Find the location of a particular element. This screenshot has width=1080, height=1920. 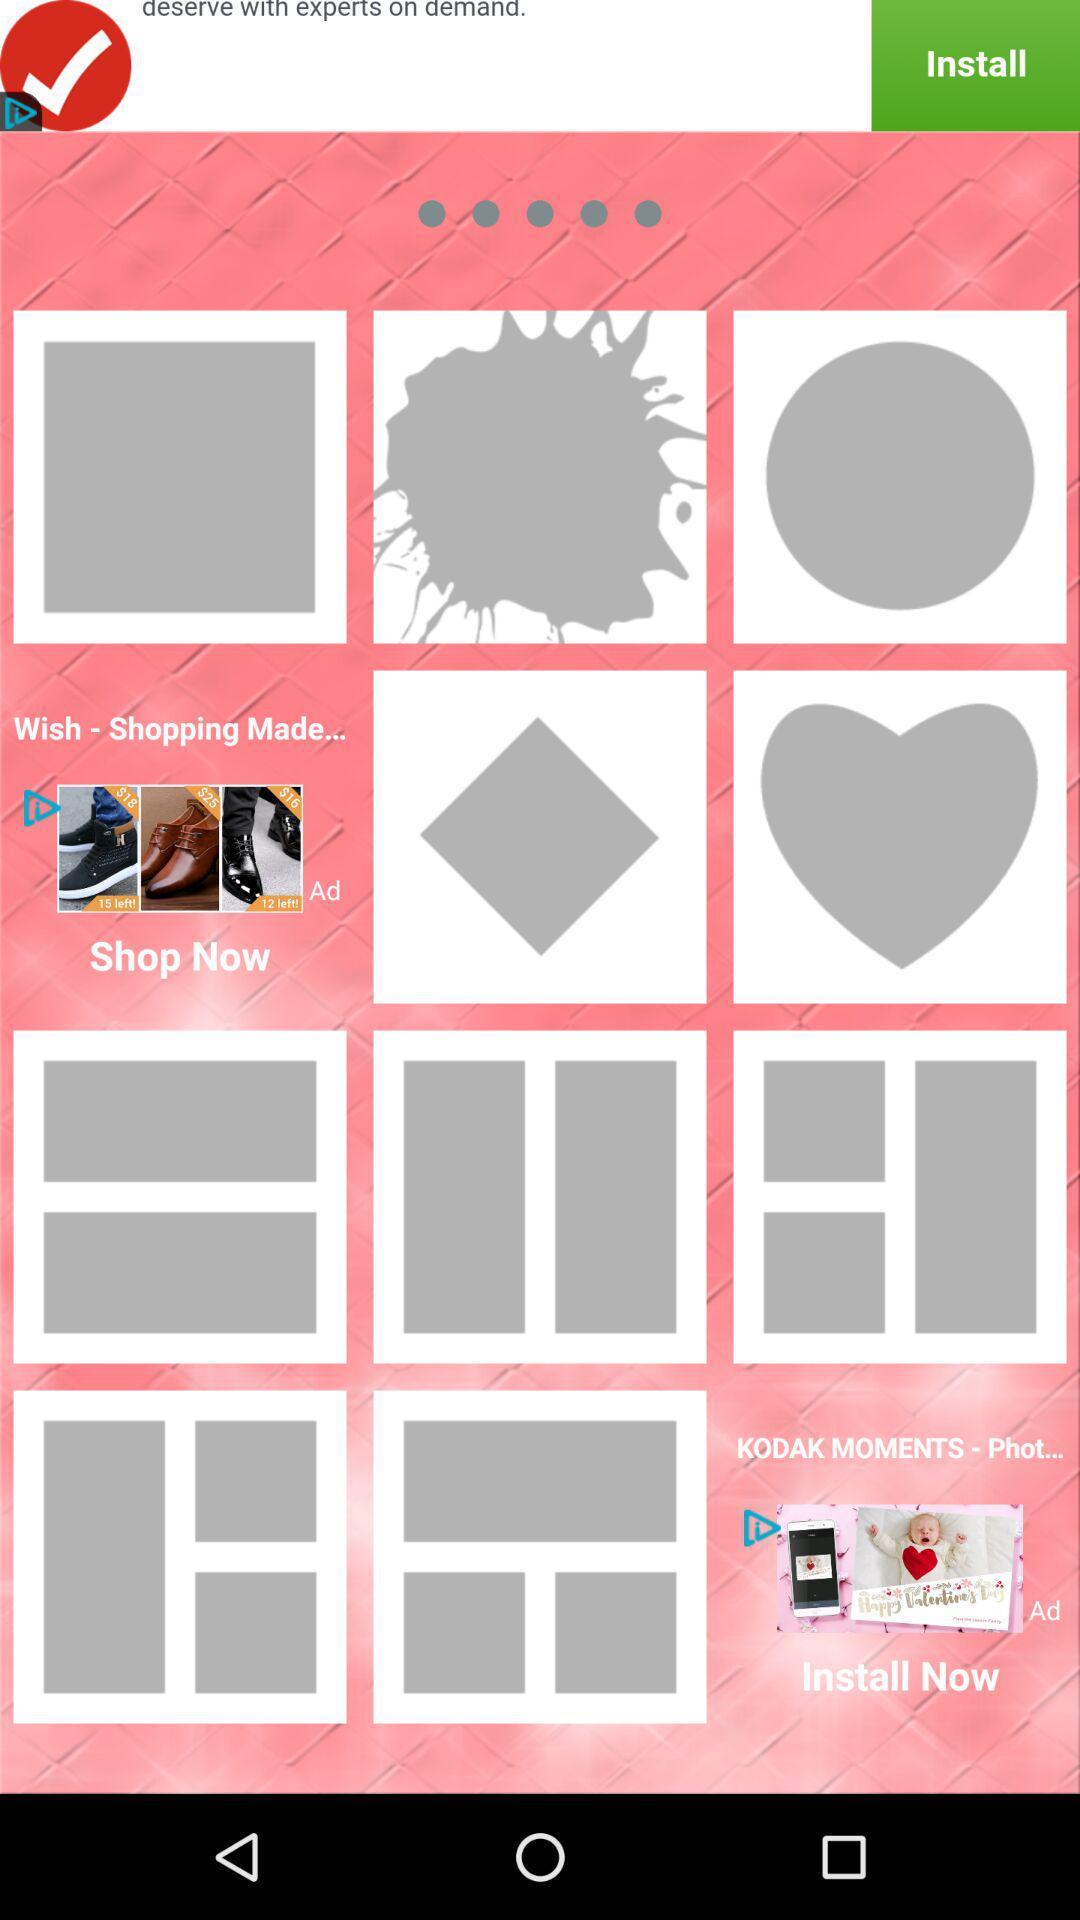

this item is located at coordinates (540, 1555).